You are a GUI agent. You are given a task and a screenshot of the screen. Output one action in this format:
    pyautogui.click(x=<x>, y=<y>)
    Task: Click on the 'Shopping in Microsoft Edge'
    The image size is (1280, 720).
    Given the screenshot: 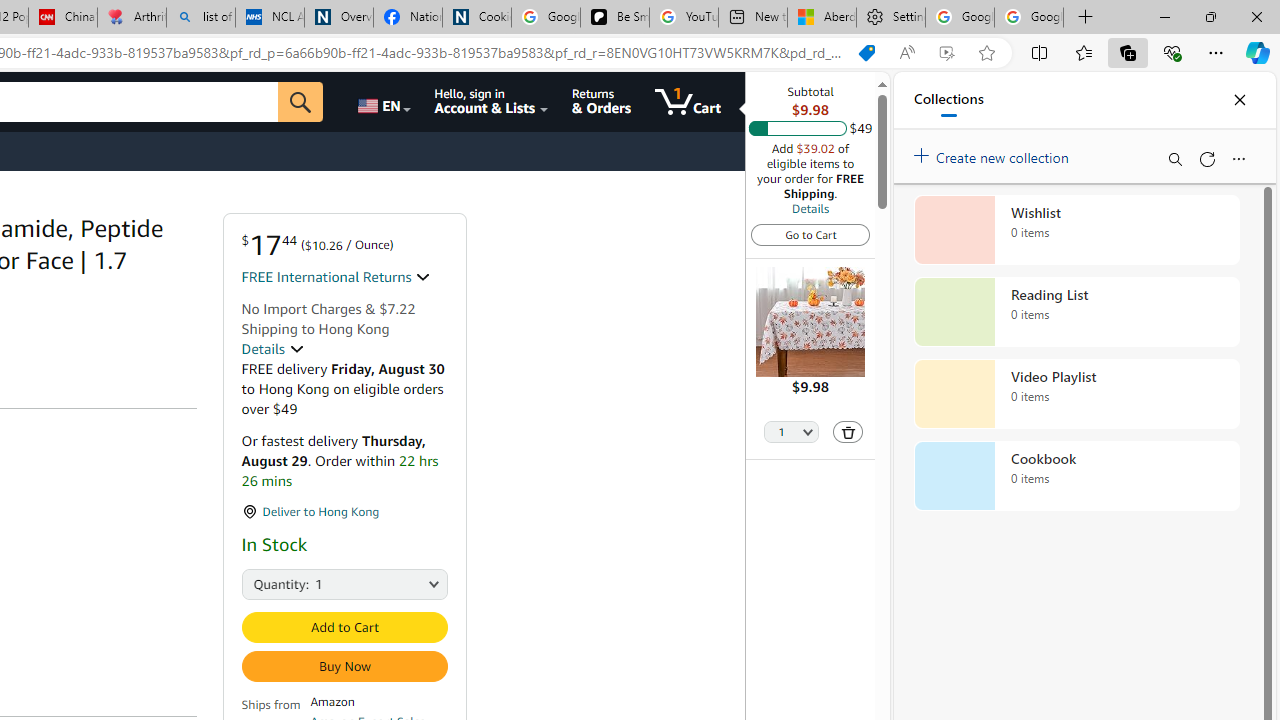 What is the action you would take?
    pyautogui.click(x=867, y=52)
    